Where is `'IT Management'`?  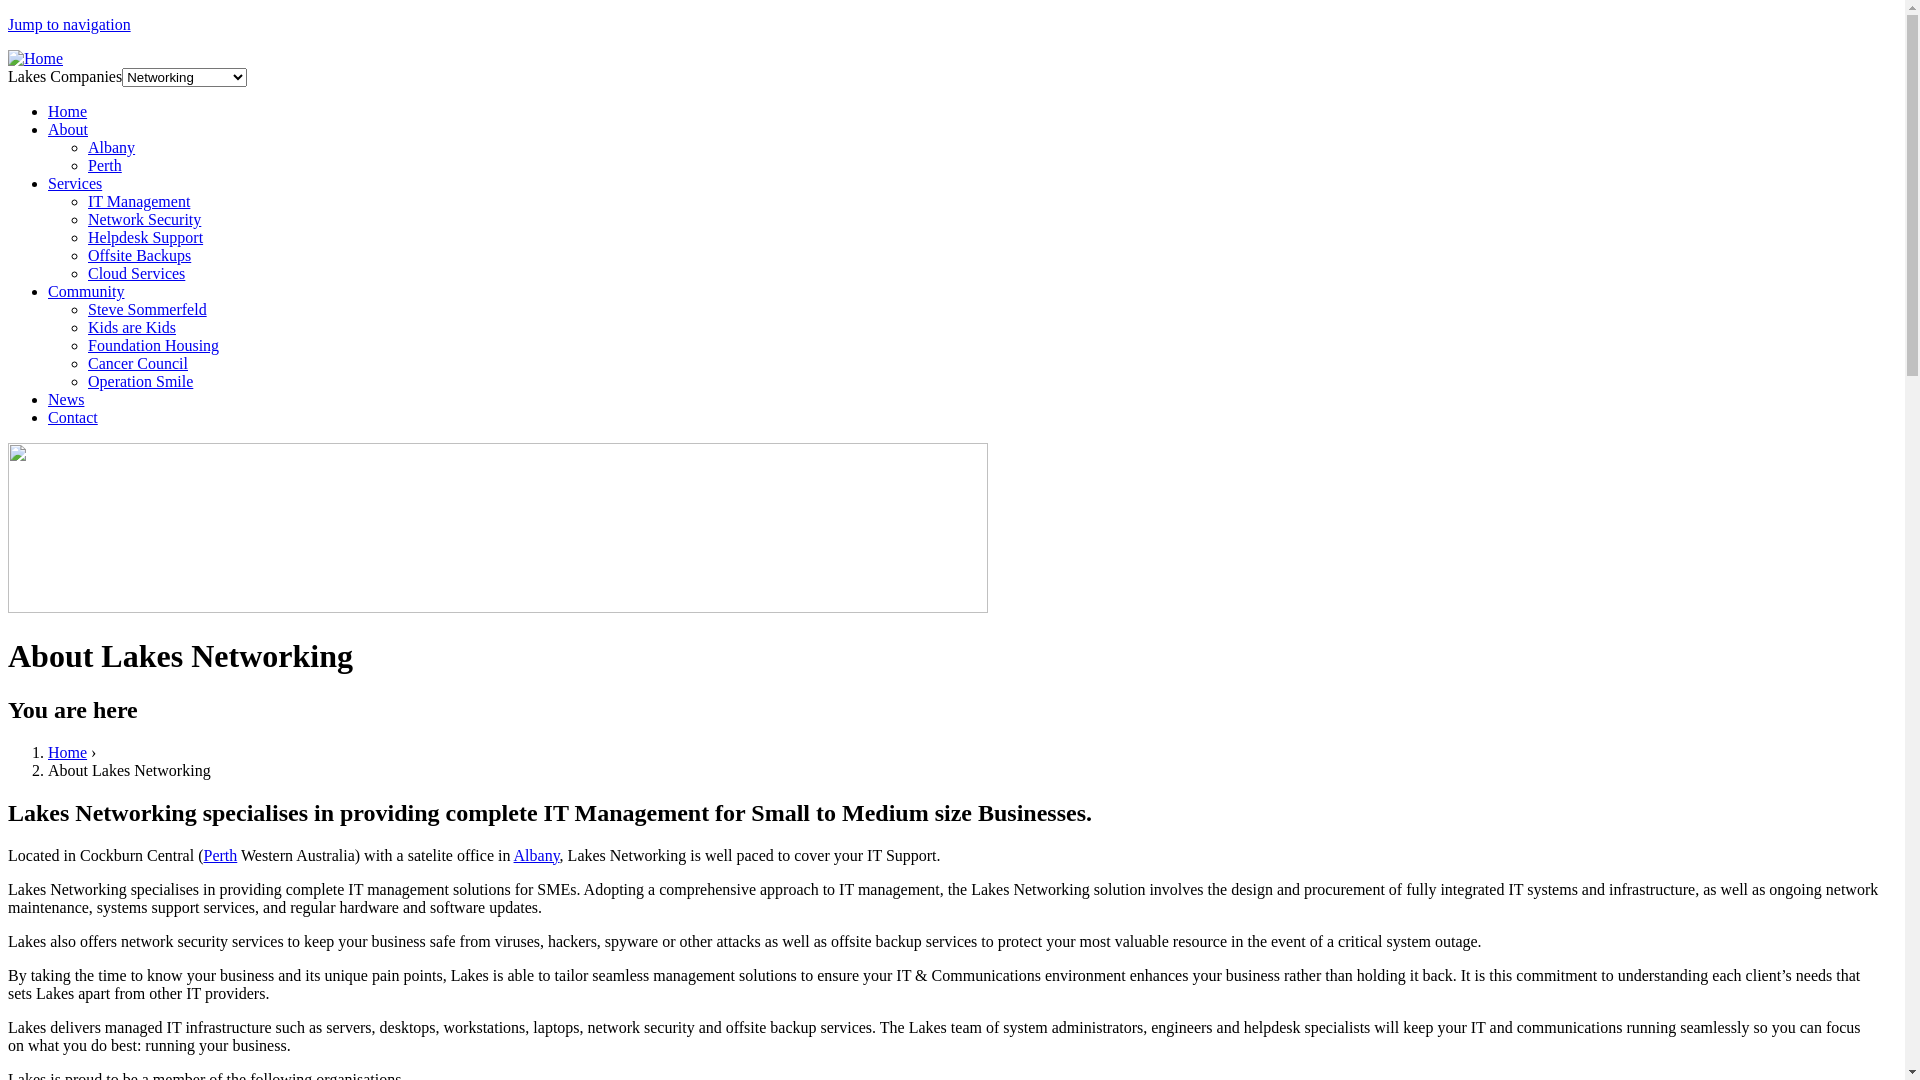 'IT Management' is located at coordinates (86, 201).